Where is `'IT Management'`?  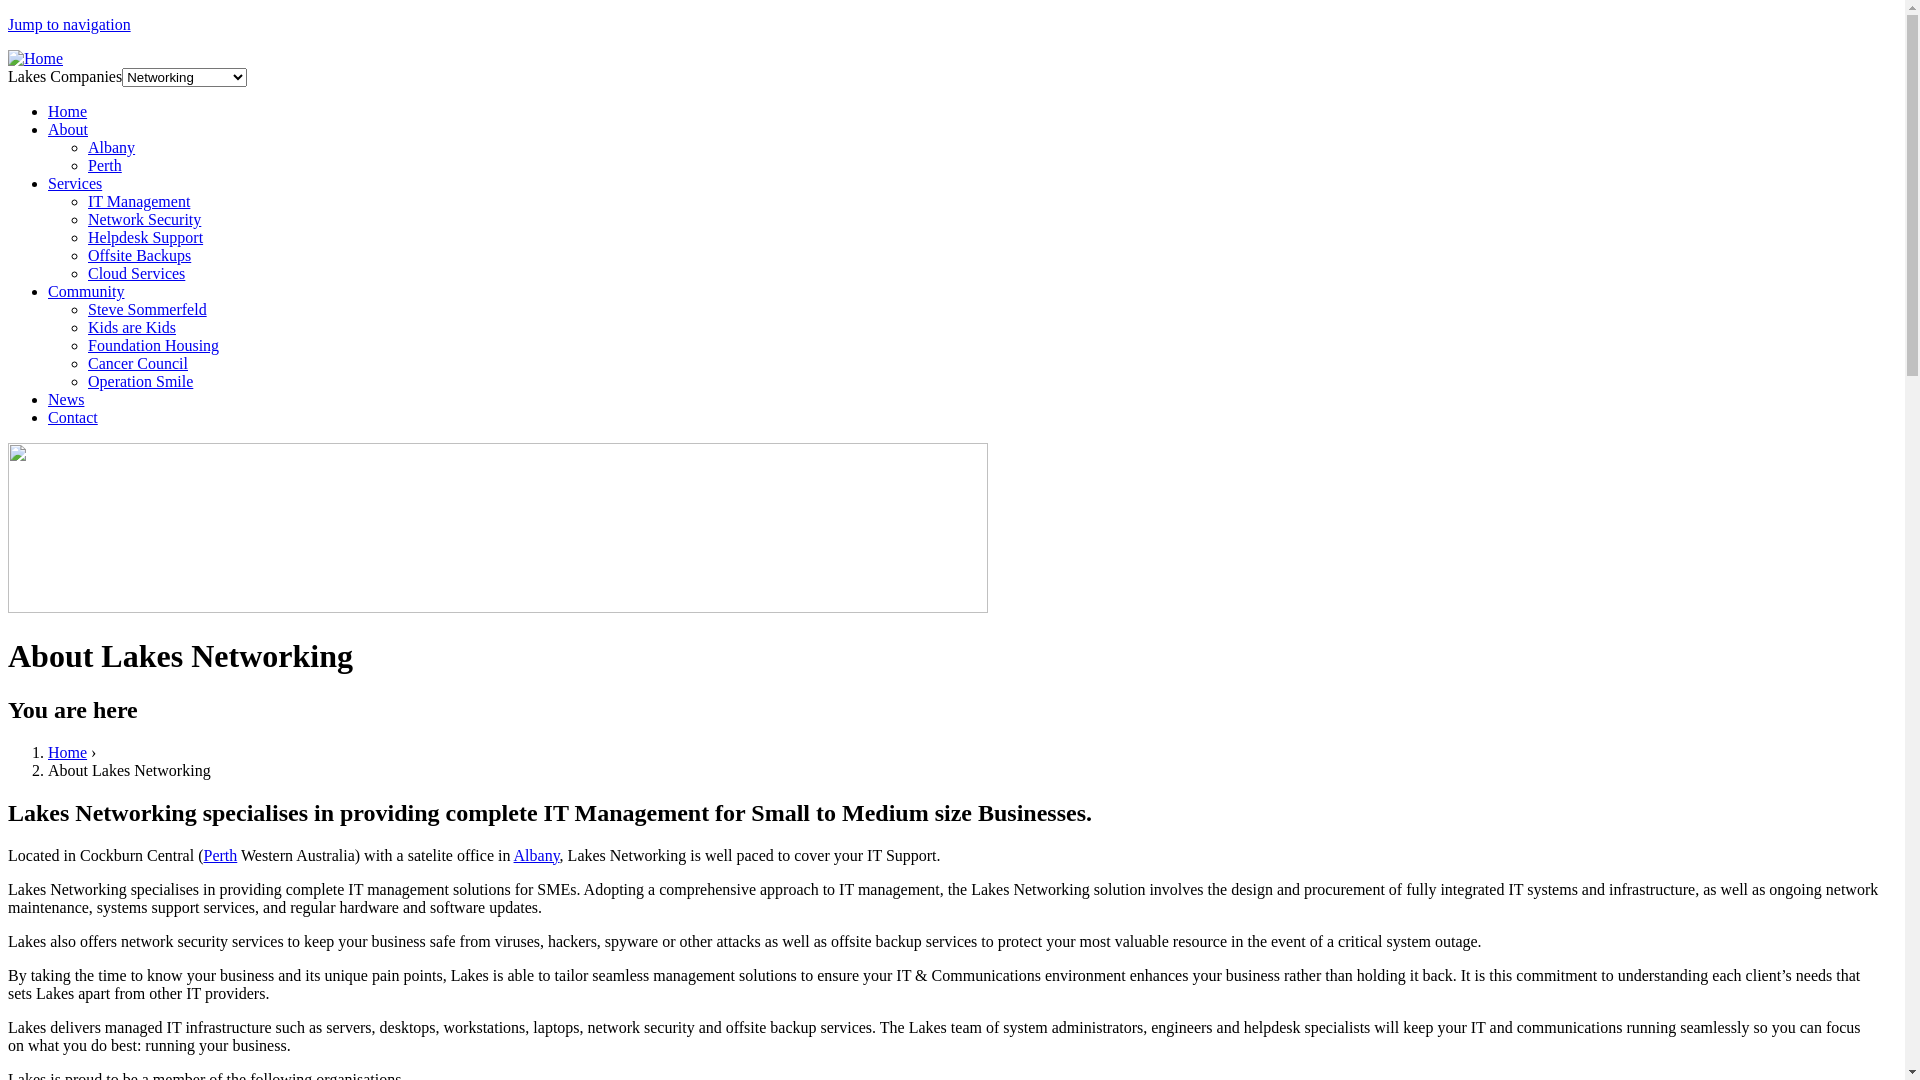 'IT Management' is located at coordinates (86, 201).